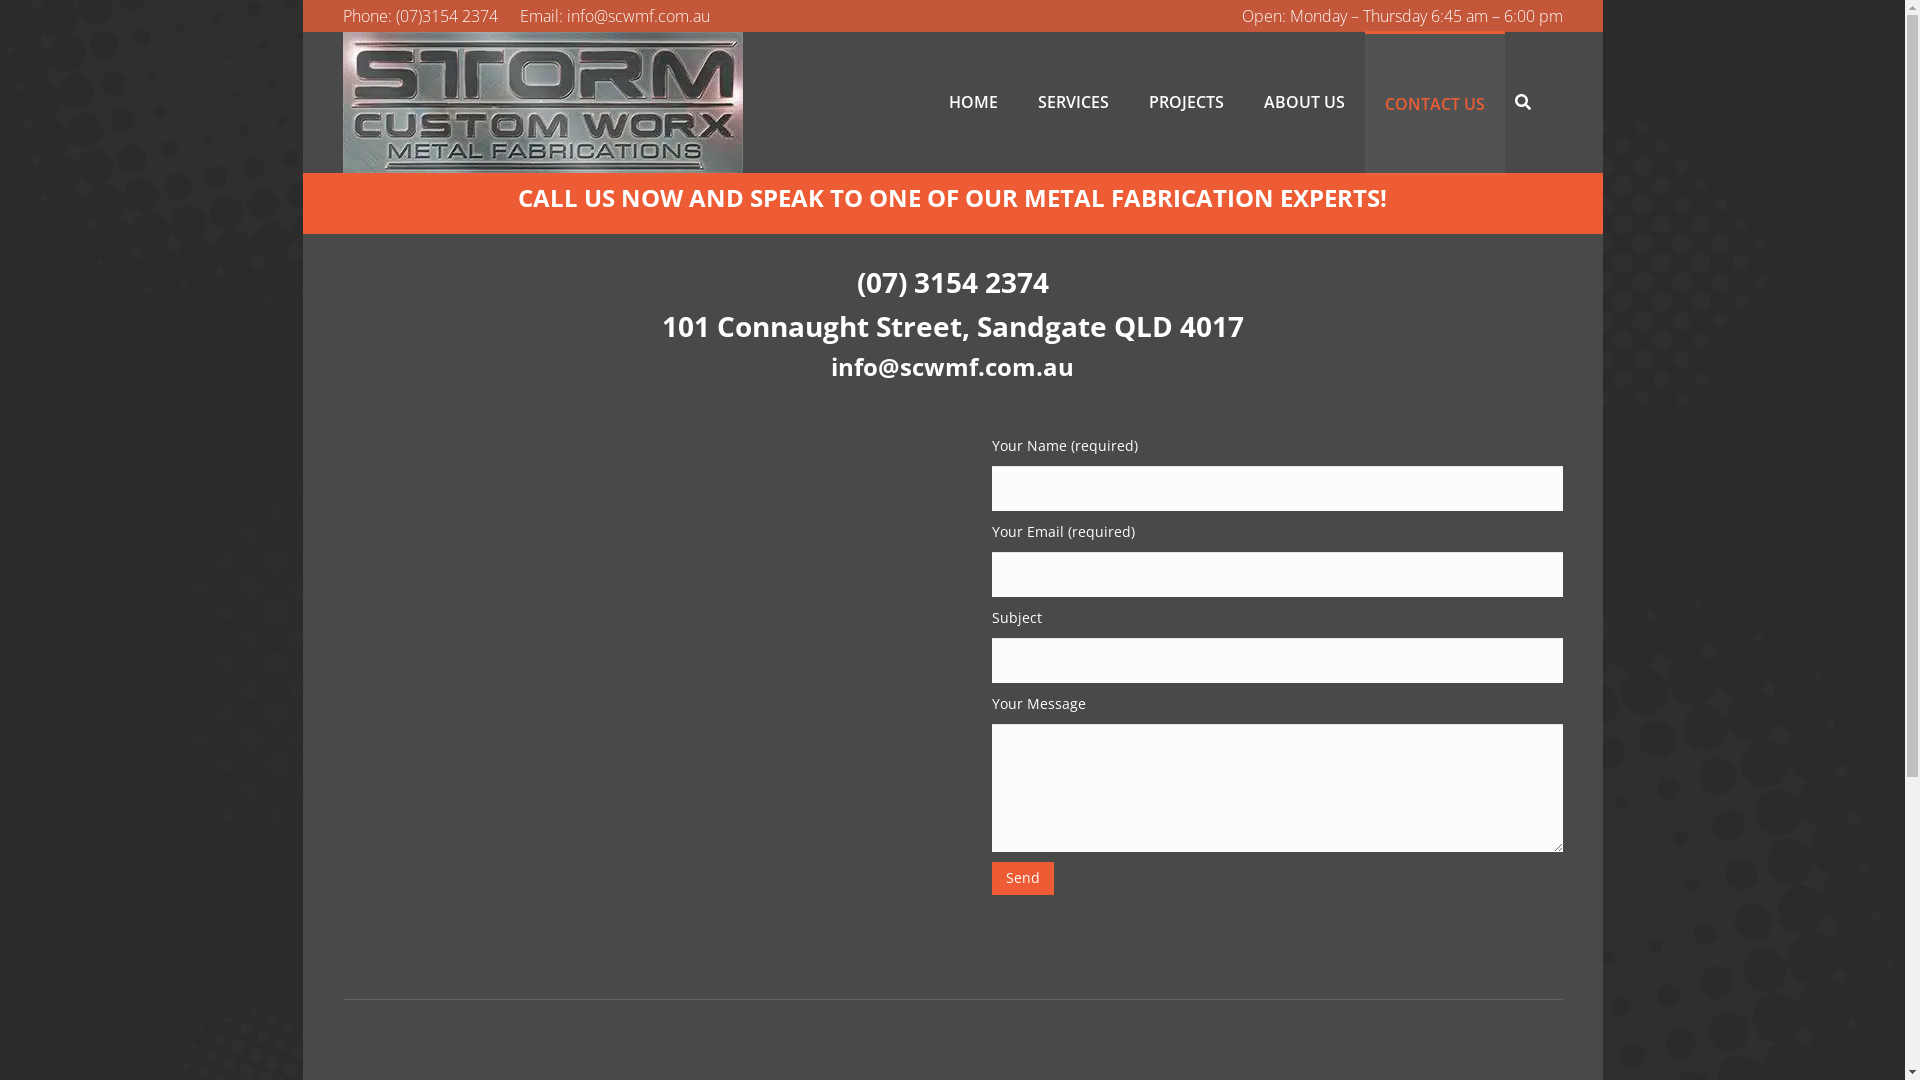 The image size is (1920, 1080). Describe the element at coordinates (1304, 102) in the screenshot. I see `'ABOUT US'` at that location.